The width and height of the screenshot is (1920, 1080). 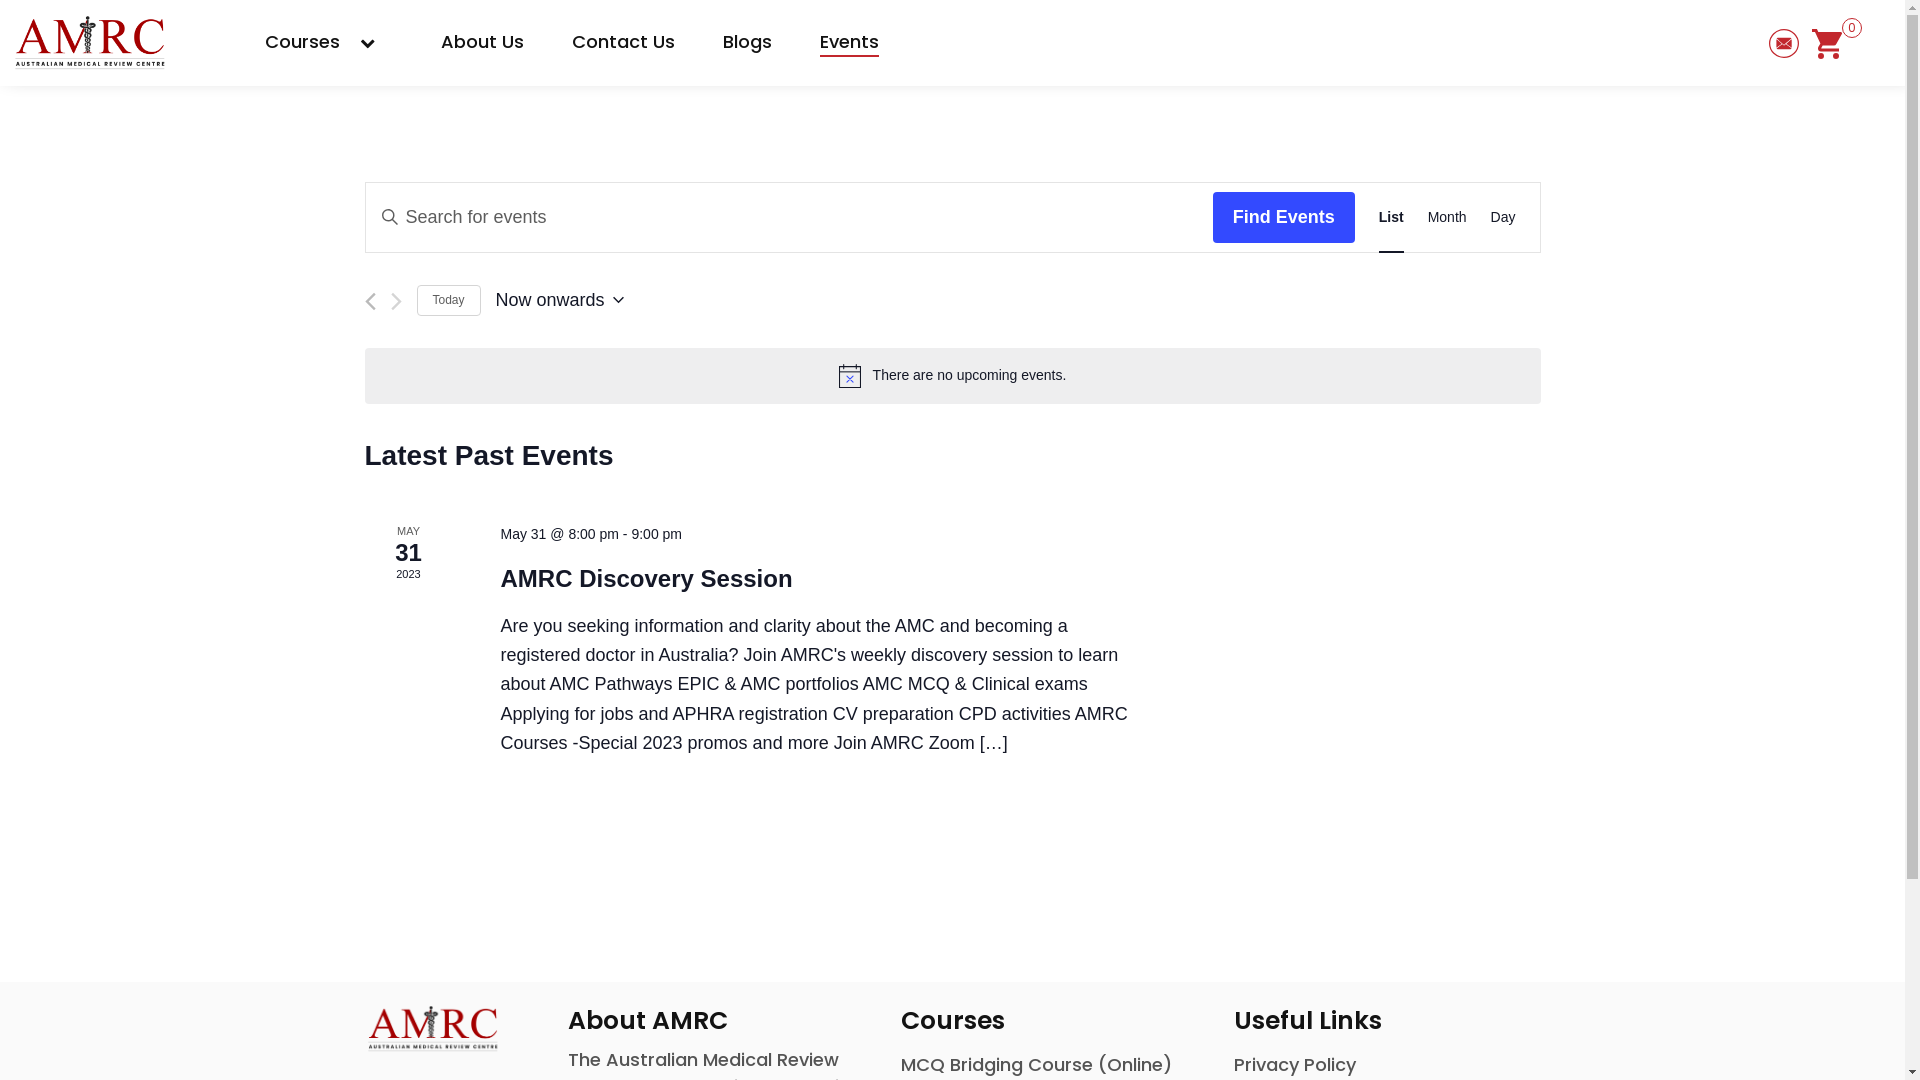 What do you see at coordinates (1295, 1063) in the screenshot?
I see `'Privacy Policy'` at bounding box center [1295, 1063].